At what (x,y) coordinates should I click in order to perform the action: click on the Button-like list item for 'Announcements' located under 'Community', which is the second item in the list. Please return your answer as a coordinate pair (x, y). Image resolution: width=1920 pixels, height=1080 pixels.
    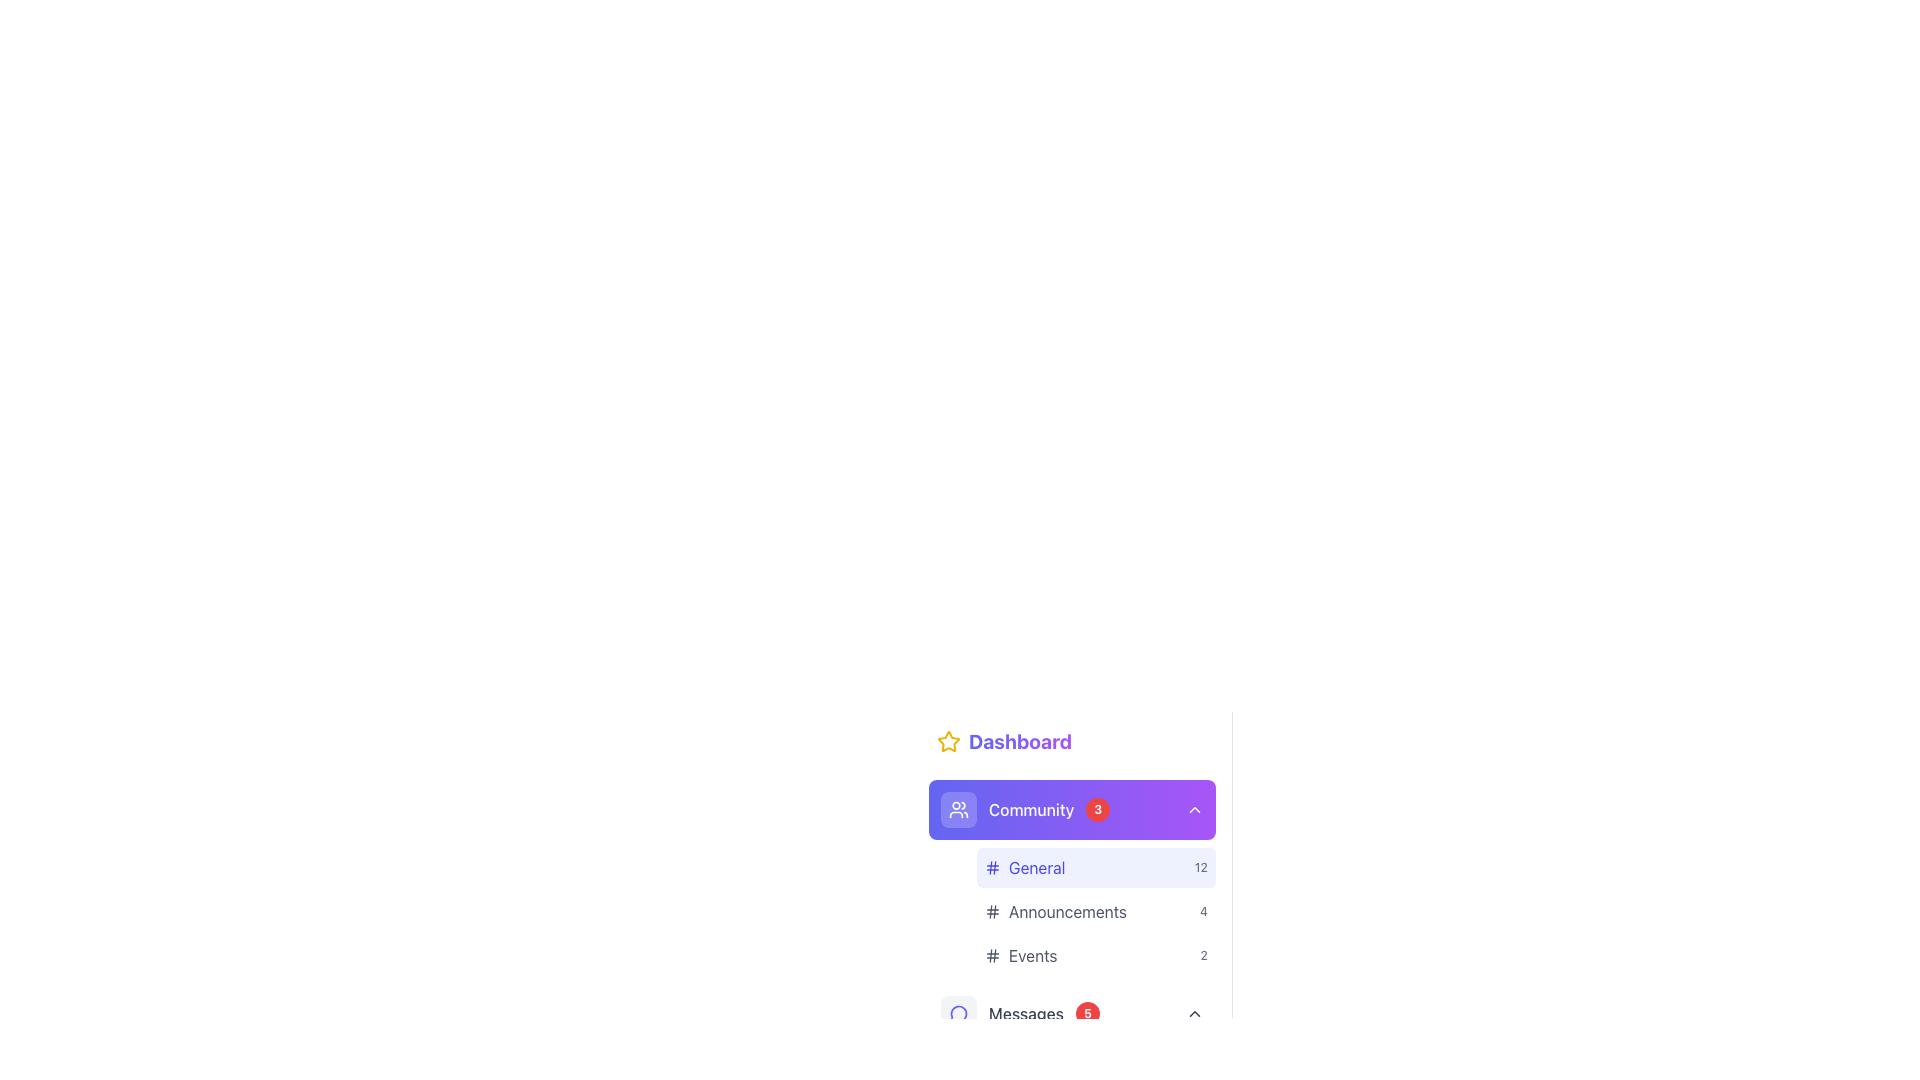
    Looking at the image, I should click on (1095, 911).